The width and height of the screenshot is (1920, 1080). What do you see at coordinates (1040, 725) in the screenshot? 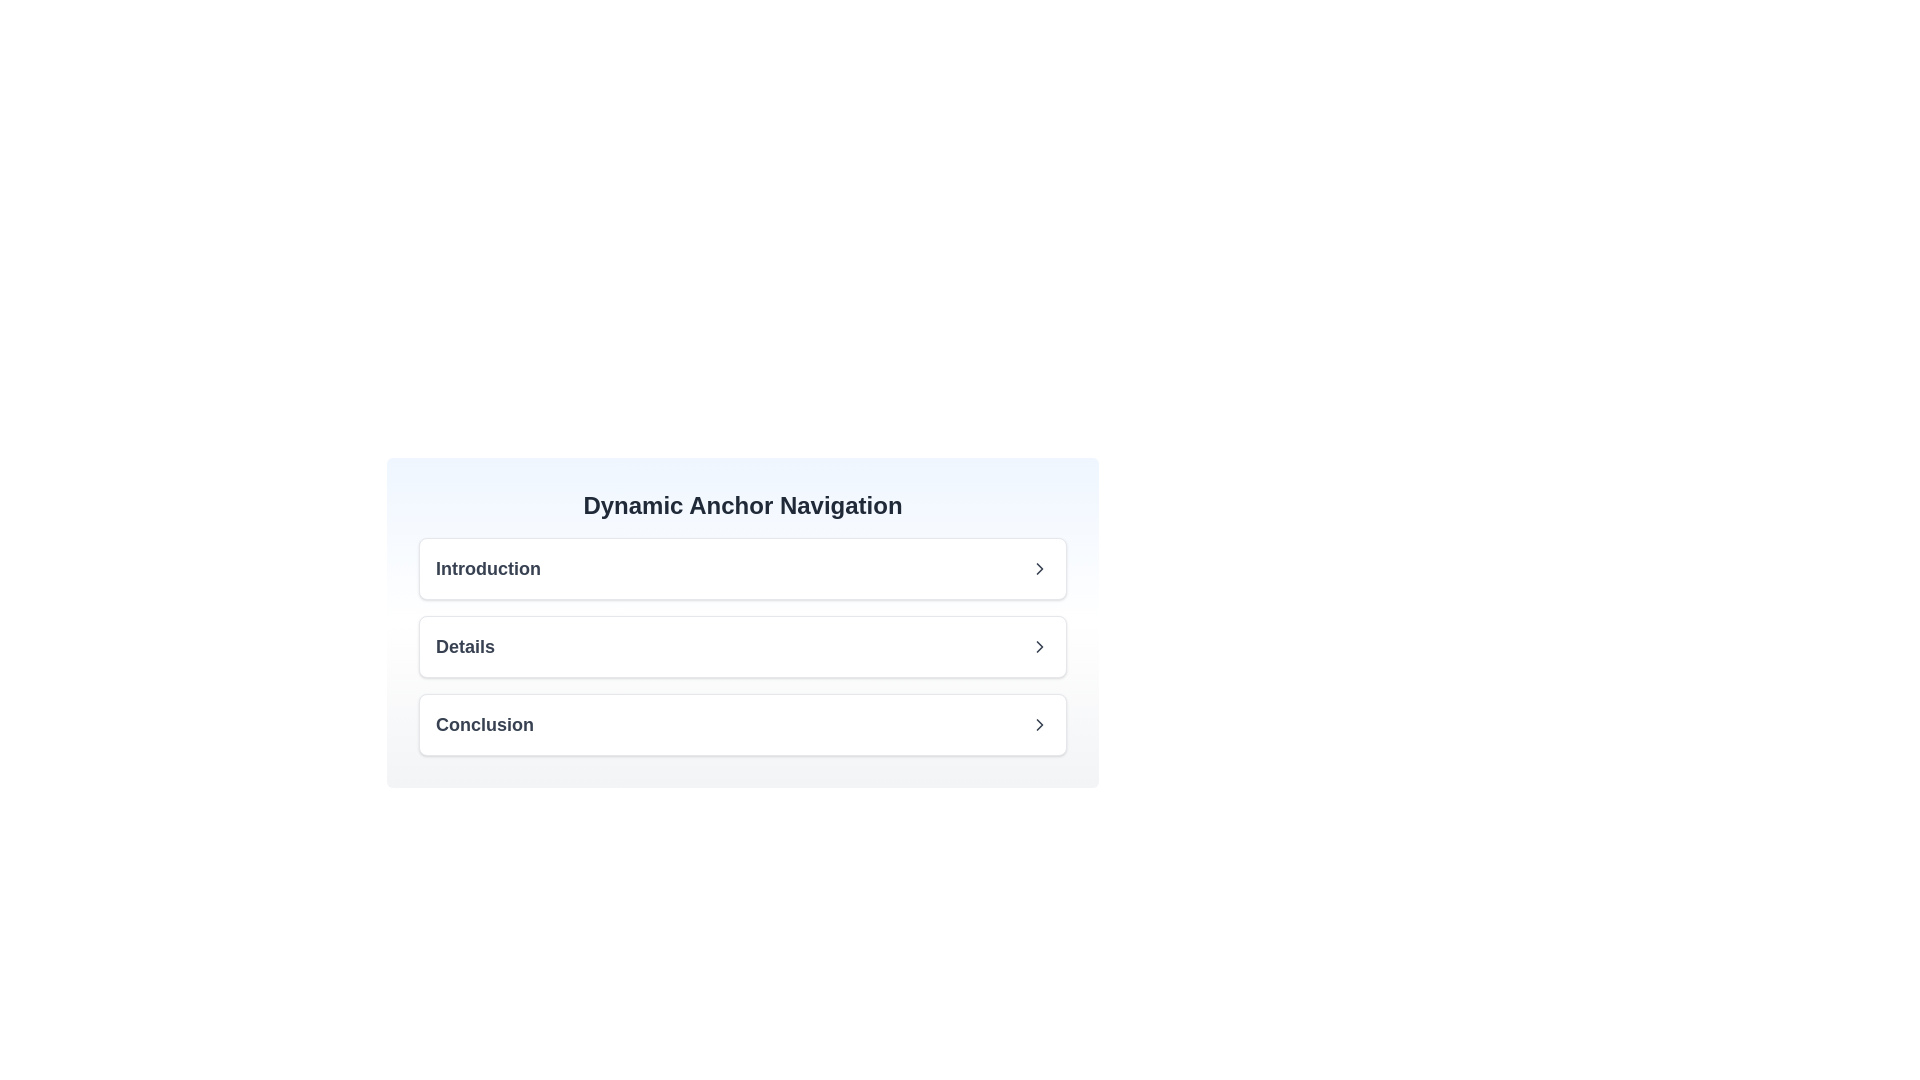
I see `the right-arrow chevron icon located at the end of the 'Conclusion' entry in the vertical list` at bounding box center [1040, 725].